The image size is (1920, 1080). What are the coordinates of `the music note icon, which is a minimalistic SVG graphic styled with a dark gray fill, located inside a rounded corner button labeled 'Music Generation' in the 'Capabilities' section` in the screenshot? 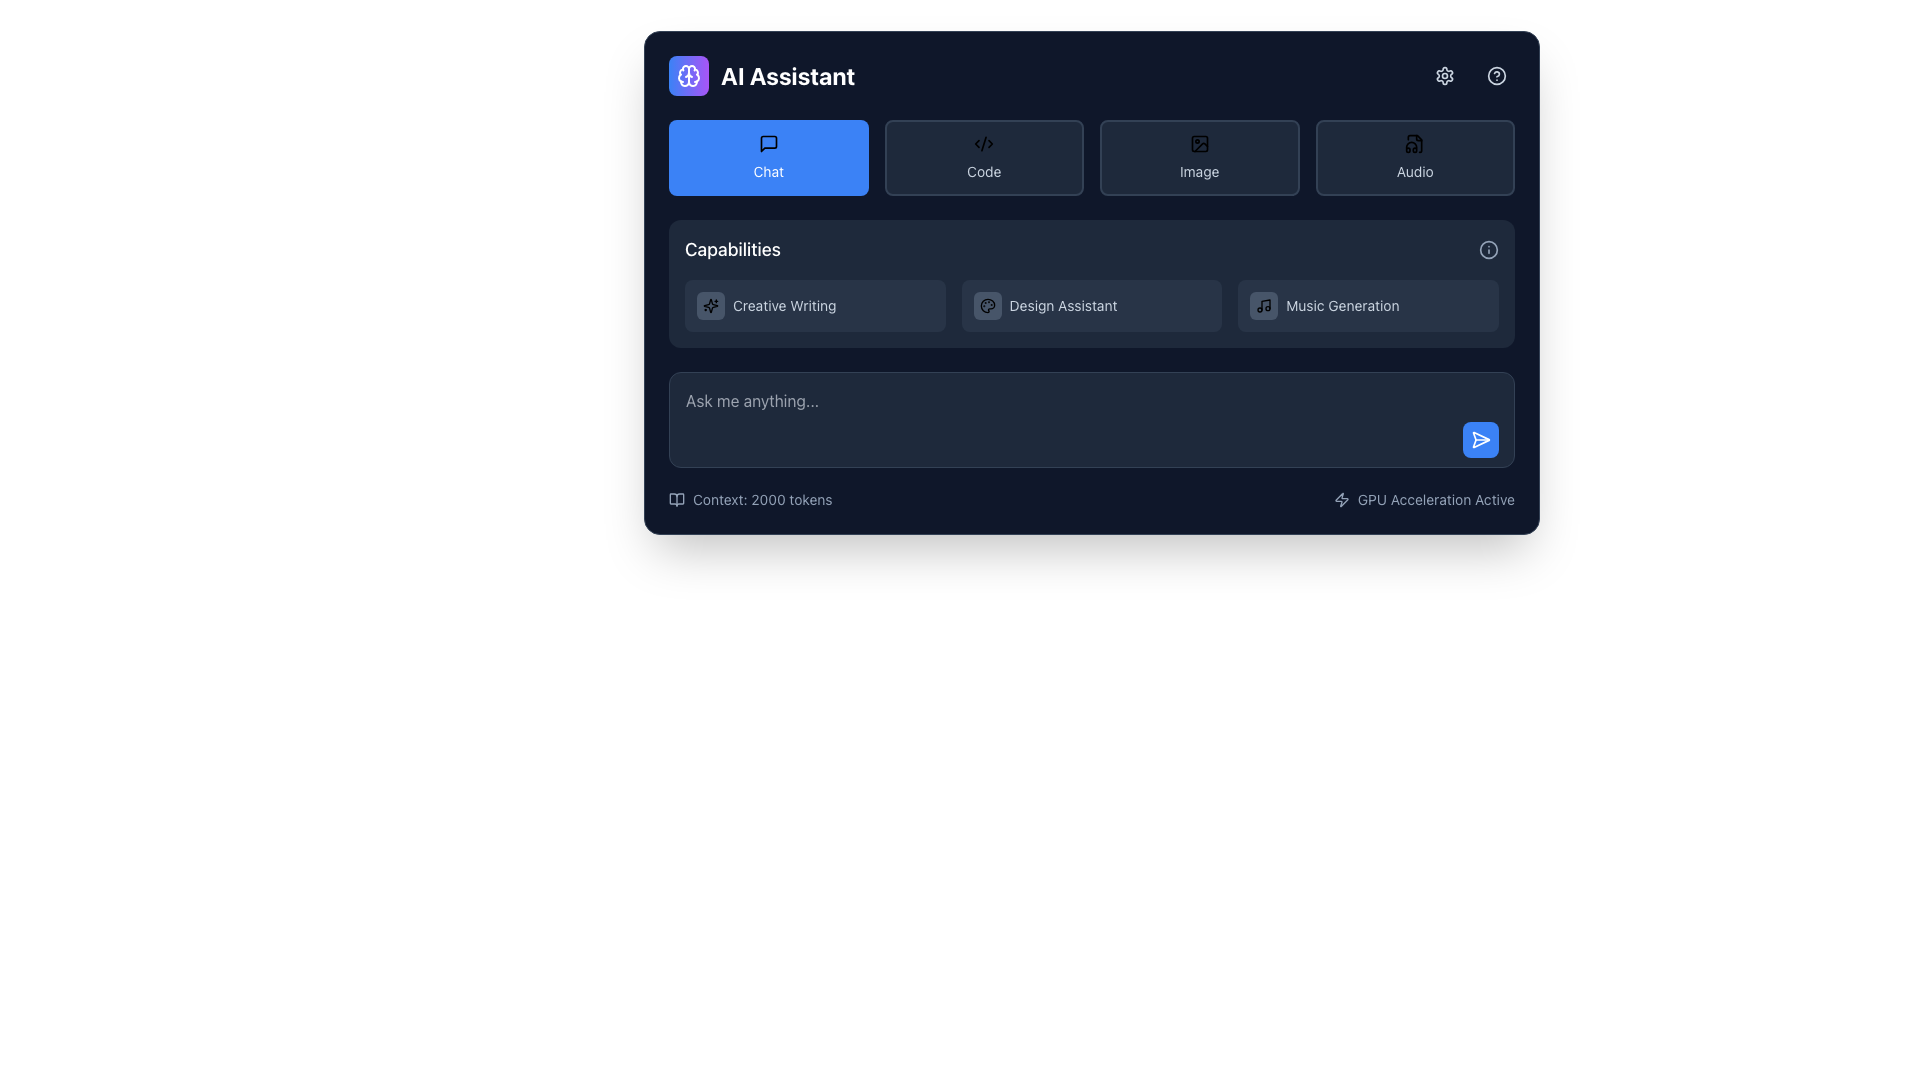 It's located at (1263, 305).